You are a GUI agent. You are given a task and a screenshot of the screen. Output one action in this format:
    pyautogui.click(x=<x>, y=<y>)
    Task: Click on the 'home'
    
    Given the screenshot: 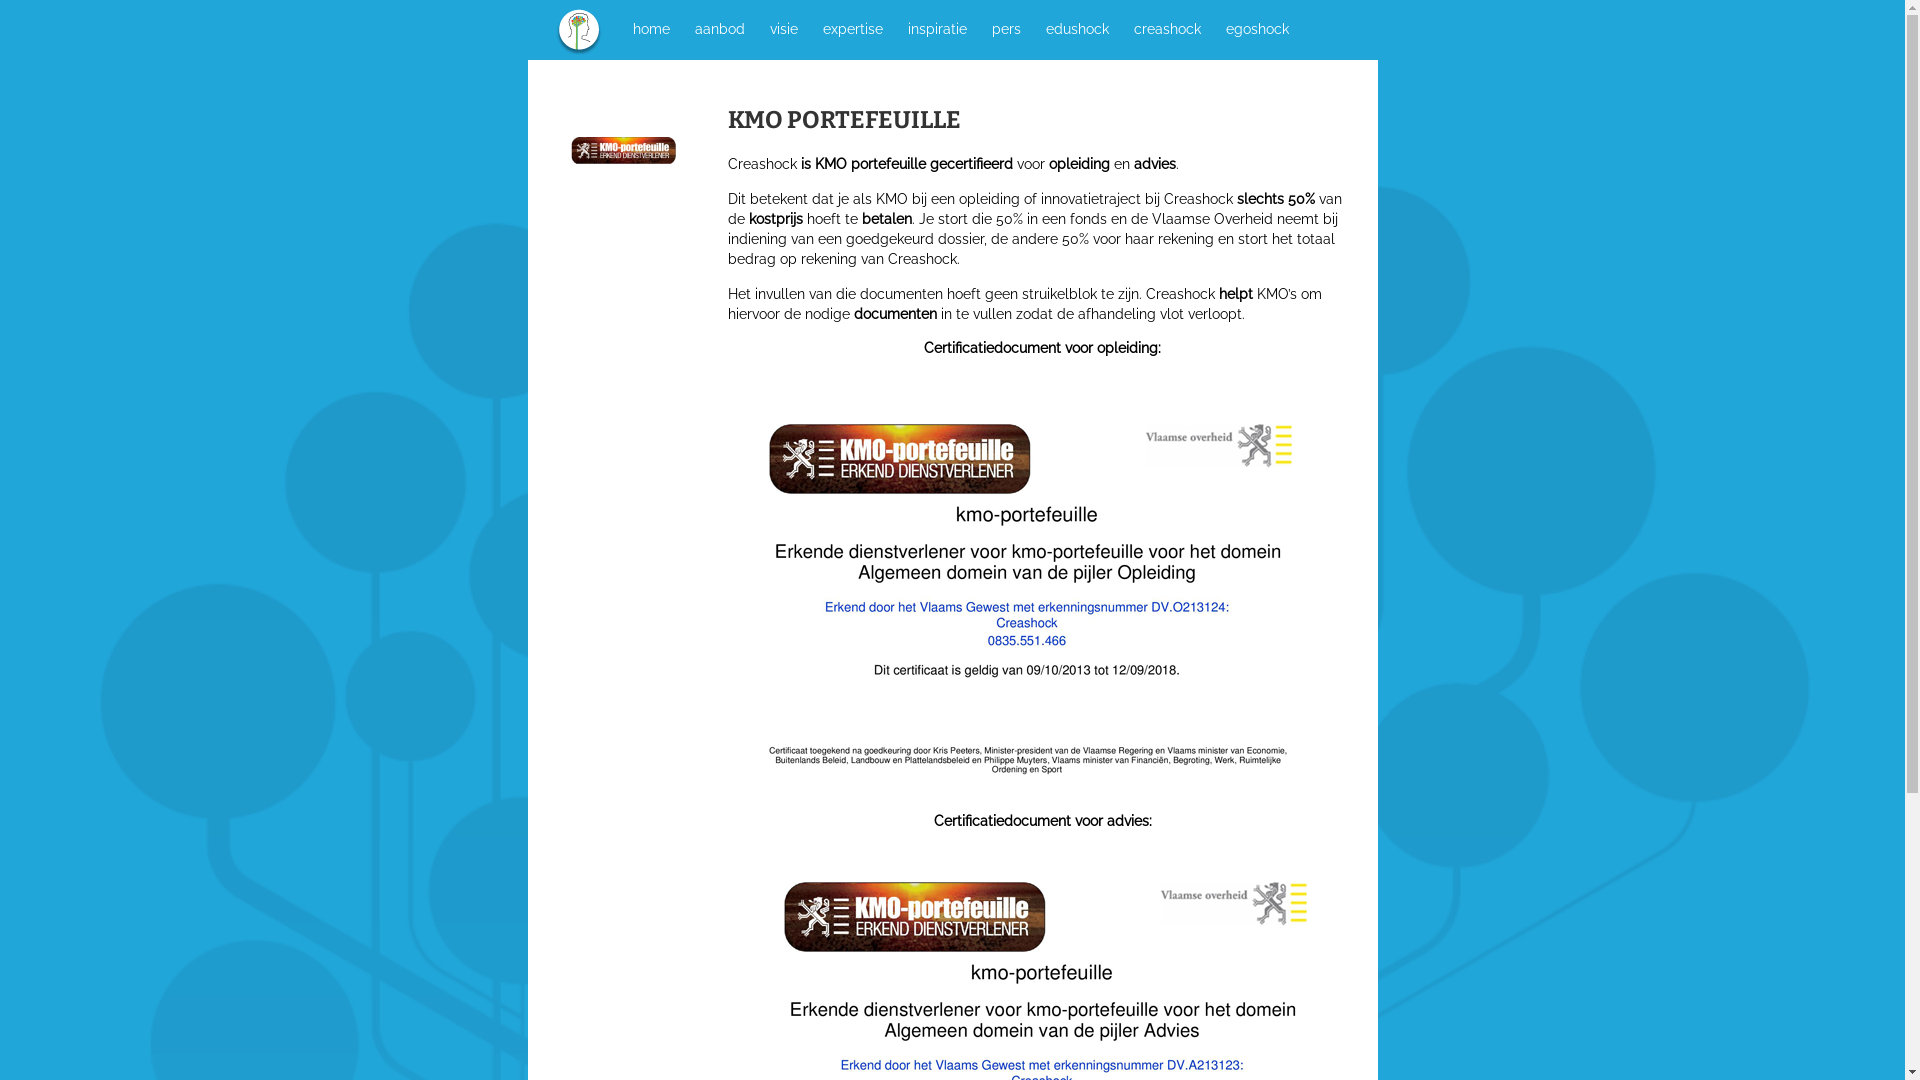 What is the action you would take?
    pyautogui.click(x=627, y=28)
    